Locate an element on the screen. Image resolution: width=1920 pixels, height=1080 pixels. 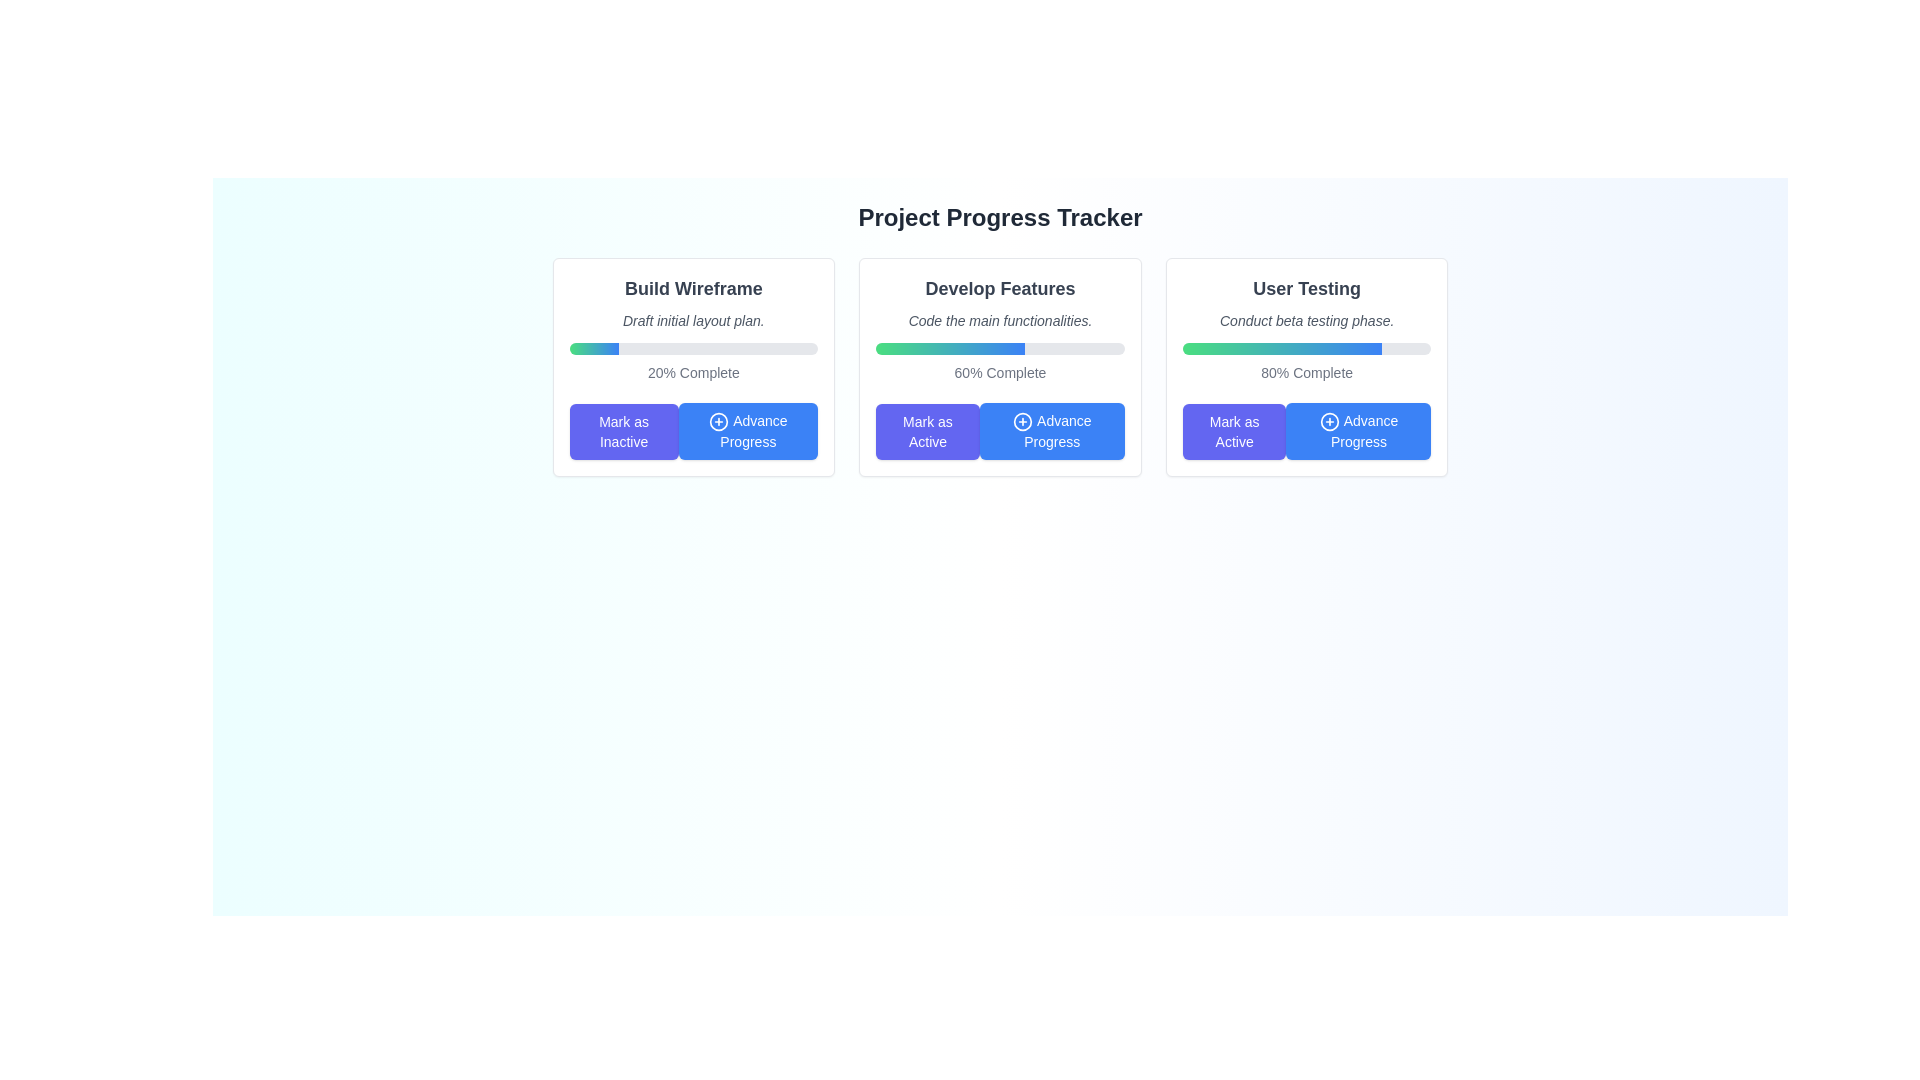
the Progress bar element located in the second card titled 'Develop Features', which is visually represented with a light gray background and a colored fill indicating 60% completion is located at coordinates (1000, 347).